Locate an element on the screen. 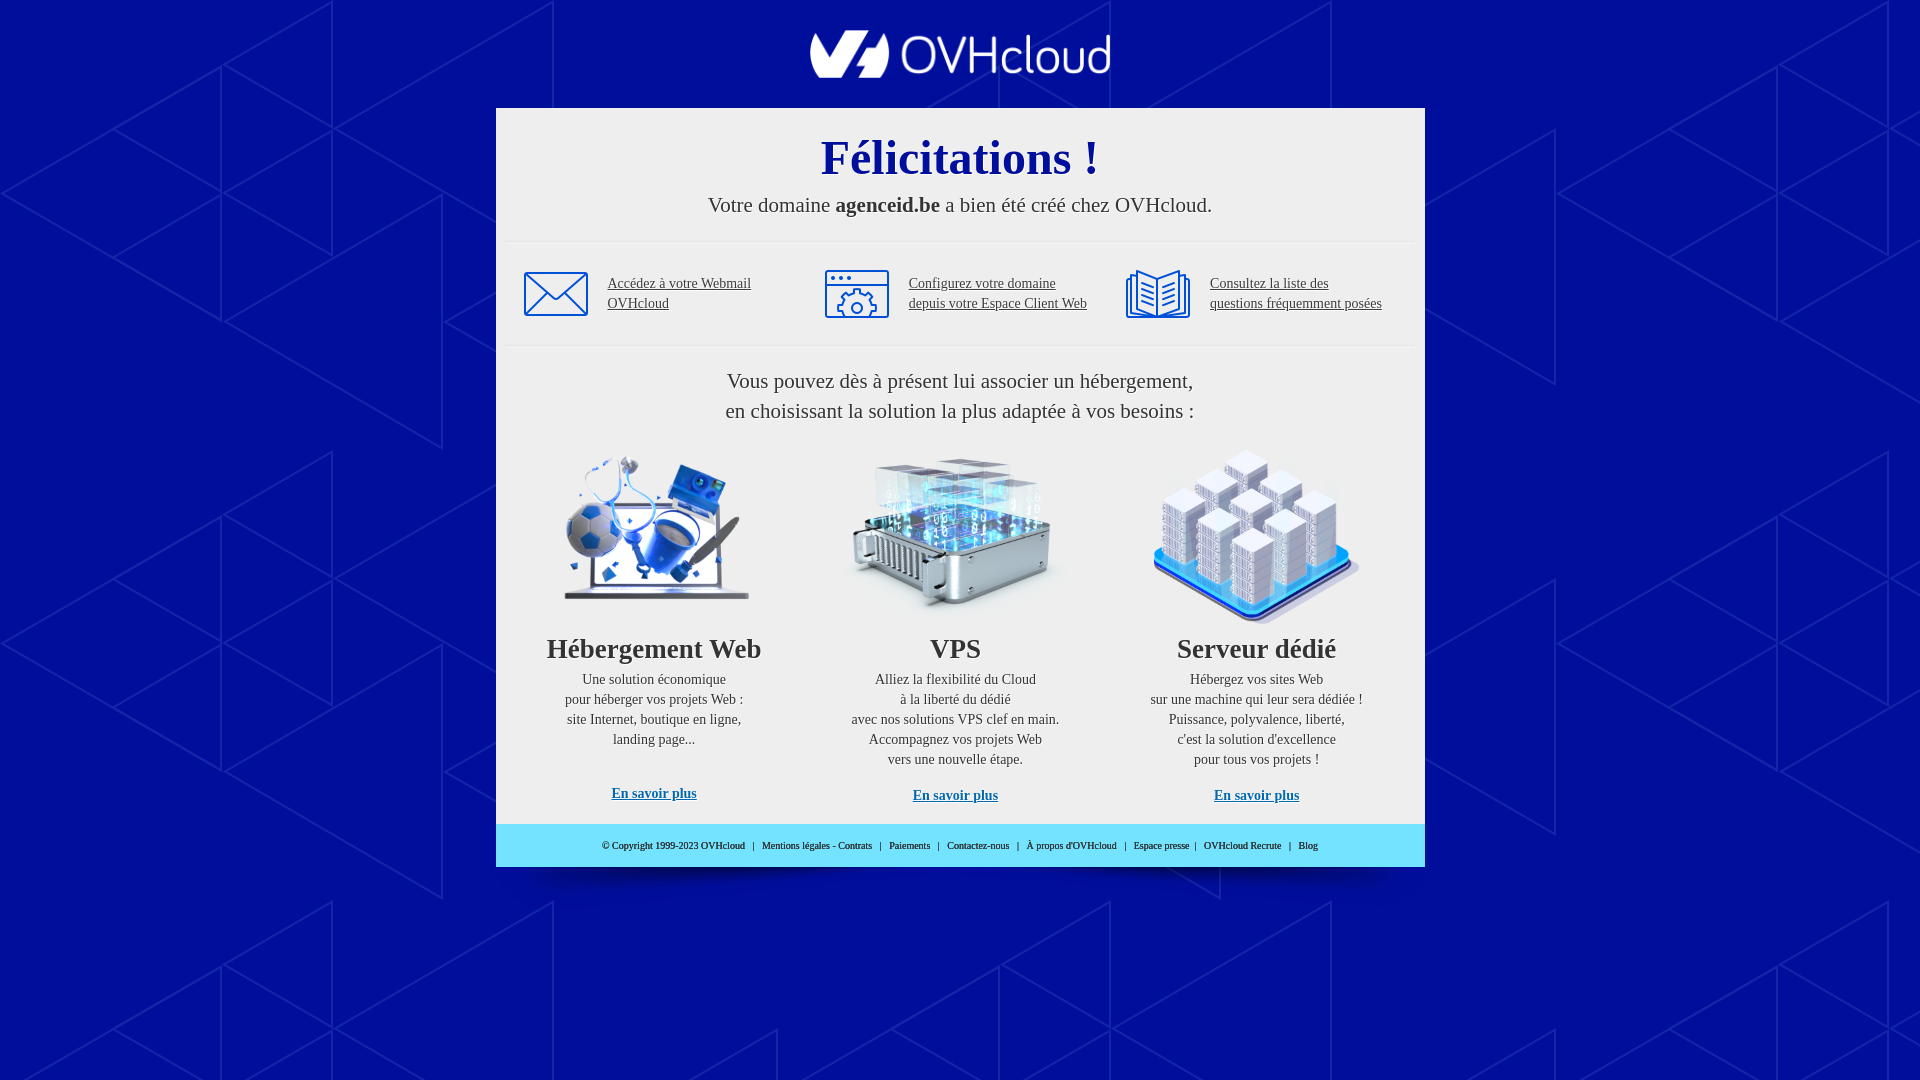 This screenshot has height=1080, width=1920. 'Blog' is located at coordinates (1299, 845).